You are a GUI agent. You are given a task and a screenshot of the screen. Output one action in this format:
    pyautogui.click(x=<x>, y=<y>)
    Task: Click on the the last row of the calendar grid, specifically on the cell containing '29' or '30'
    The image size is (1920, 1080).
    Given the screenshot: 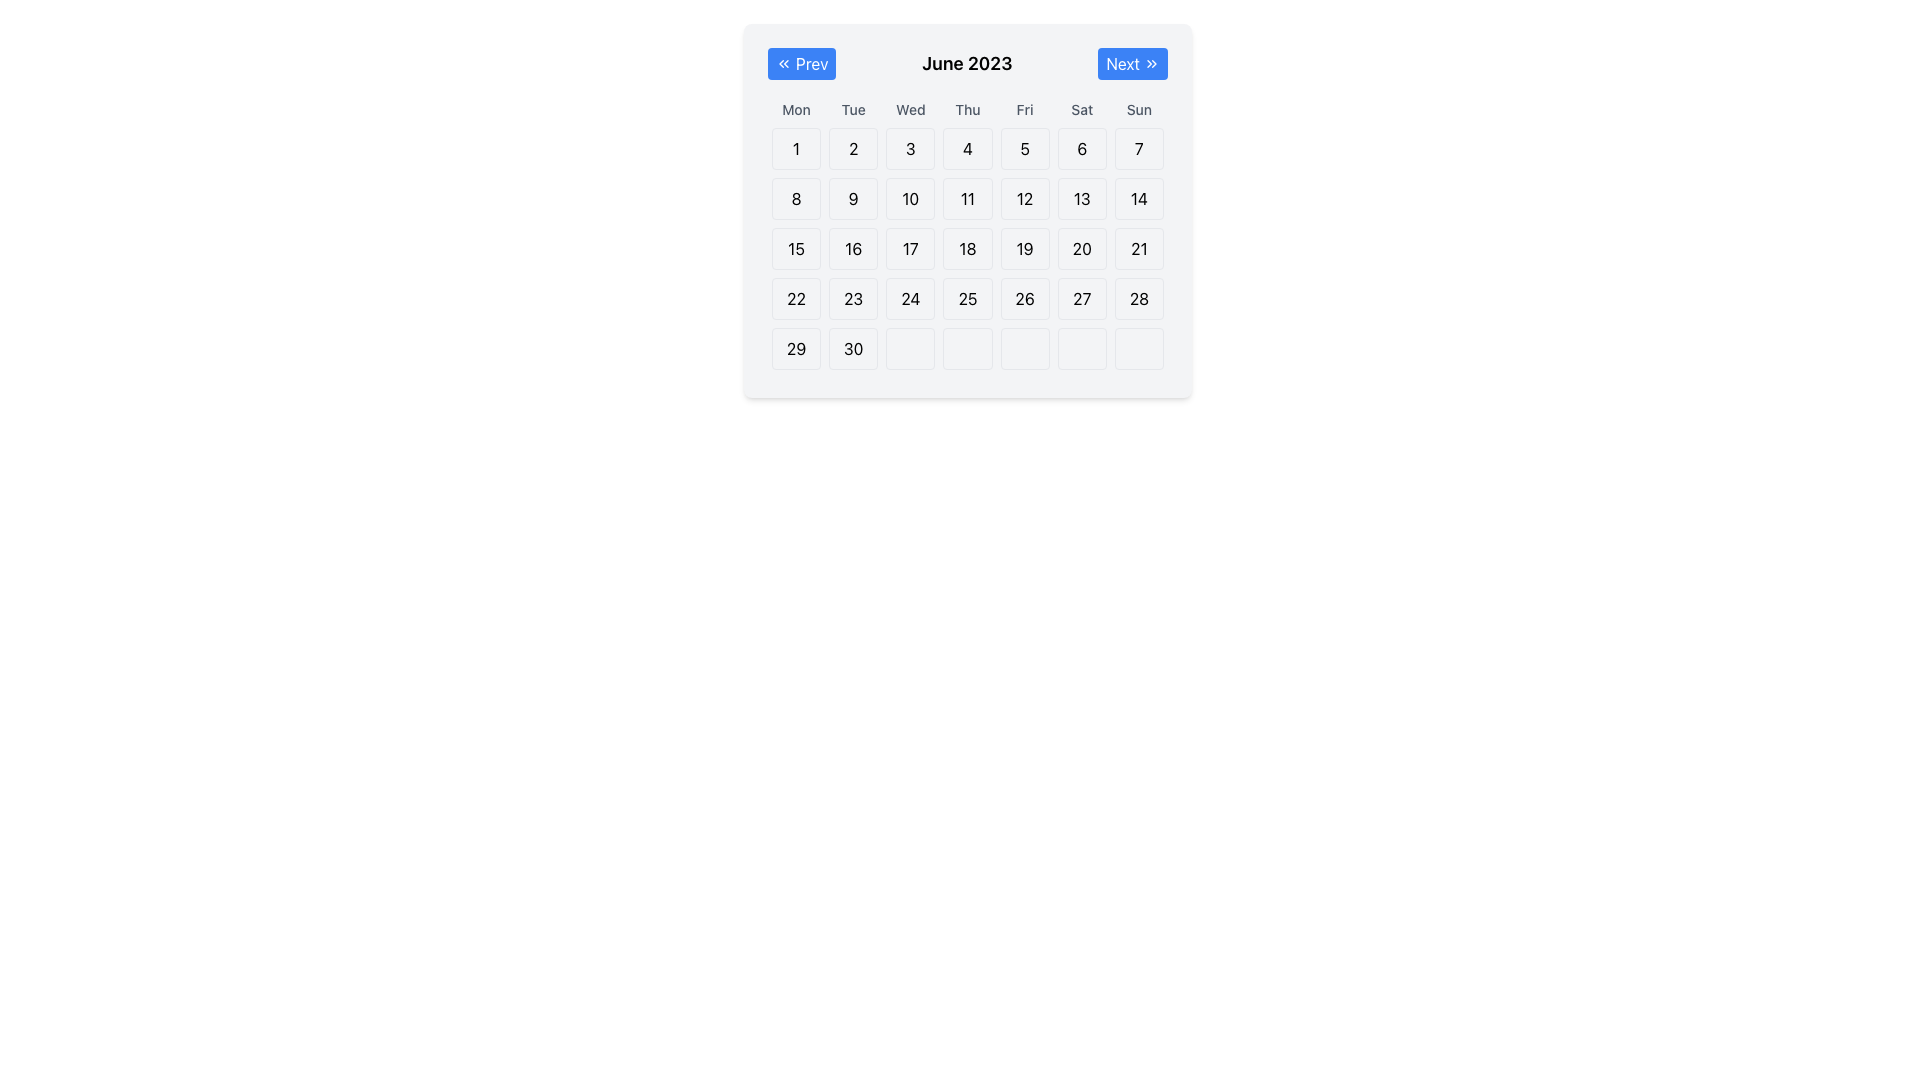 What is the action you would take?
    pyautogui.click(x=968, y=347)
    